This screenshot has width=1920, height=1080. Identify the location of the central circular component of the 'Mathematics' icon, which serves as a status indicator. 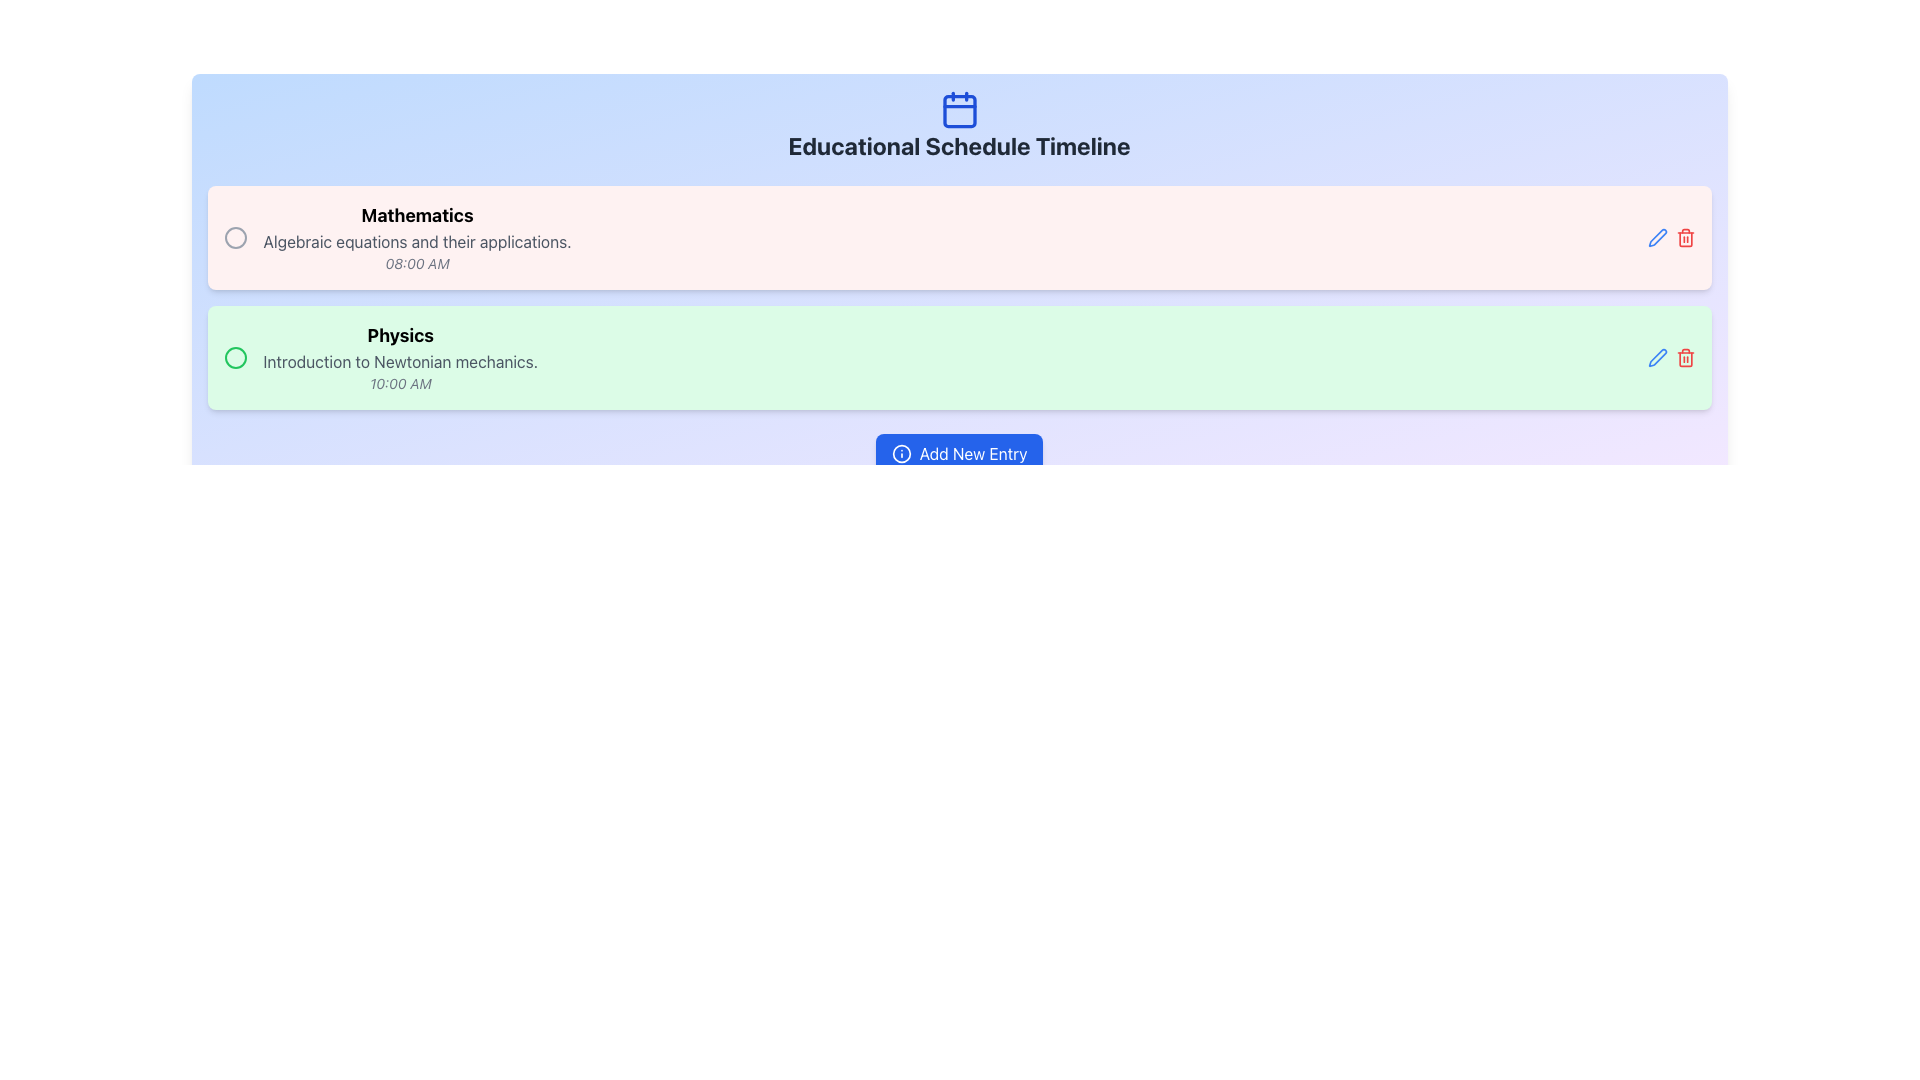
(235, 237).